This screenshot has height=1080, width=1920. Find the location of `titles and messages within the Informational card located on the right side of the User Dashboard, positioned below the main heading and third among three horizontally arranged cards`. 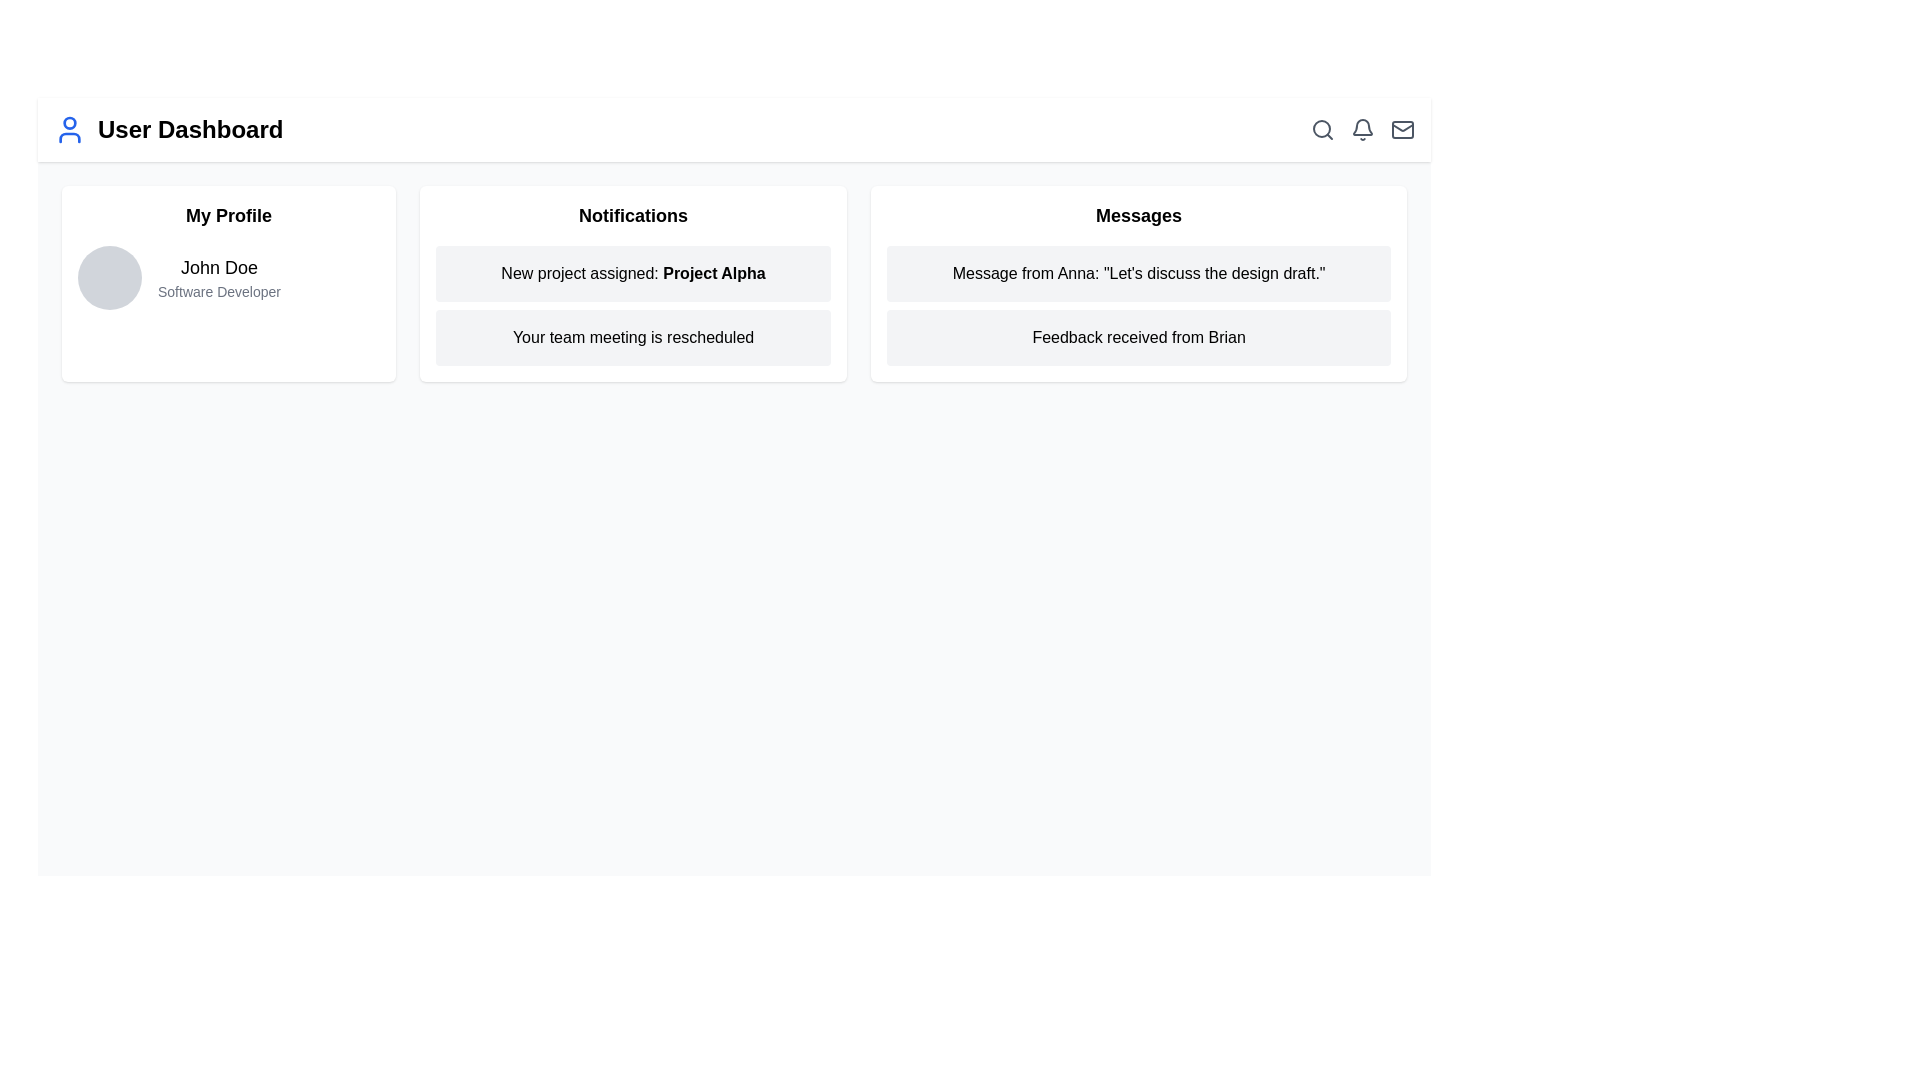

titles and messages within the Informational card located on the right side of the User Dashboard, positioned below the main heading and third among three horizontally arranged cards is located at coordinates (1139, 284).